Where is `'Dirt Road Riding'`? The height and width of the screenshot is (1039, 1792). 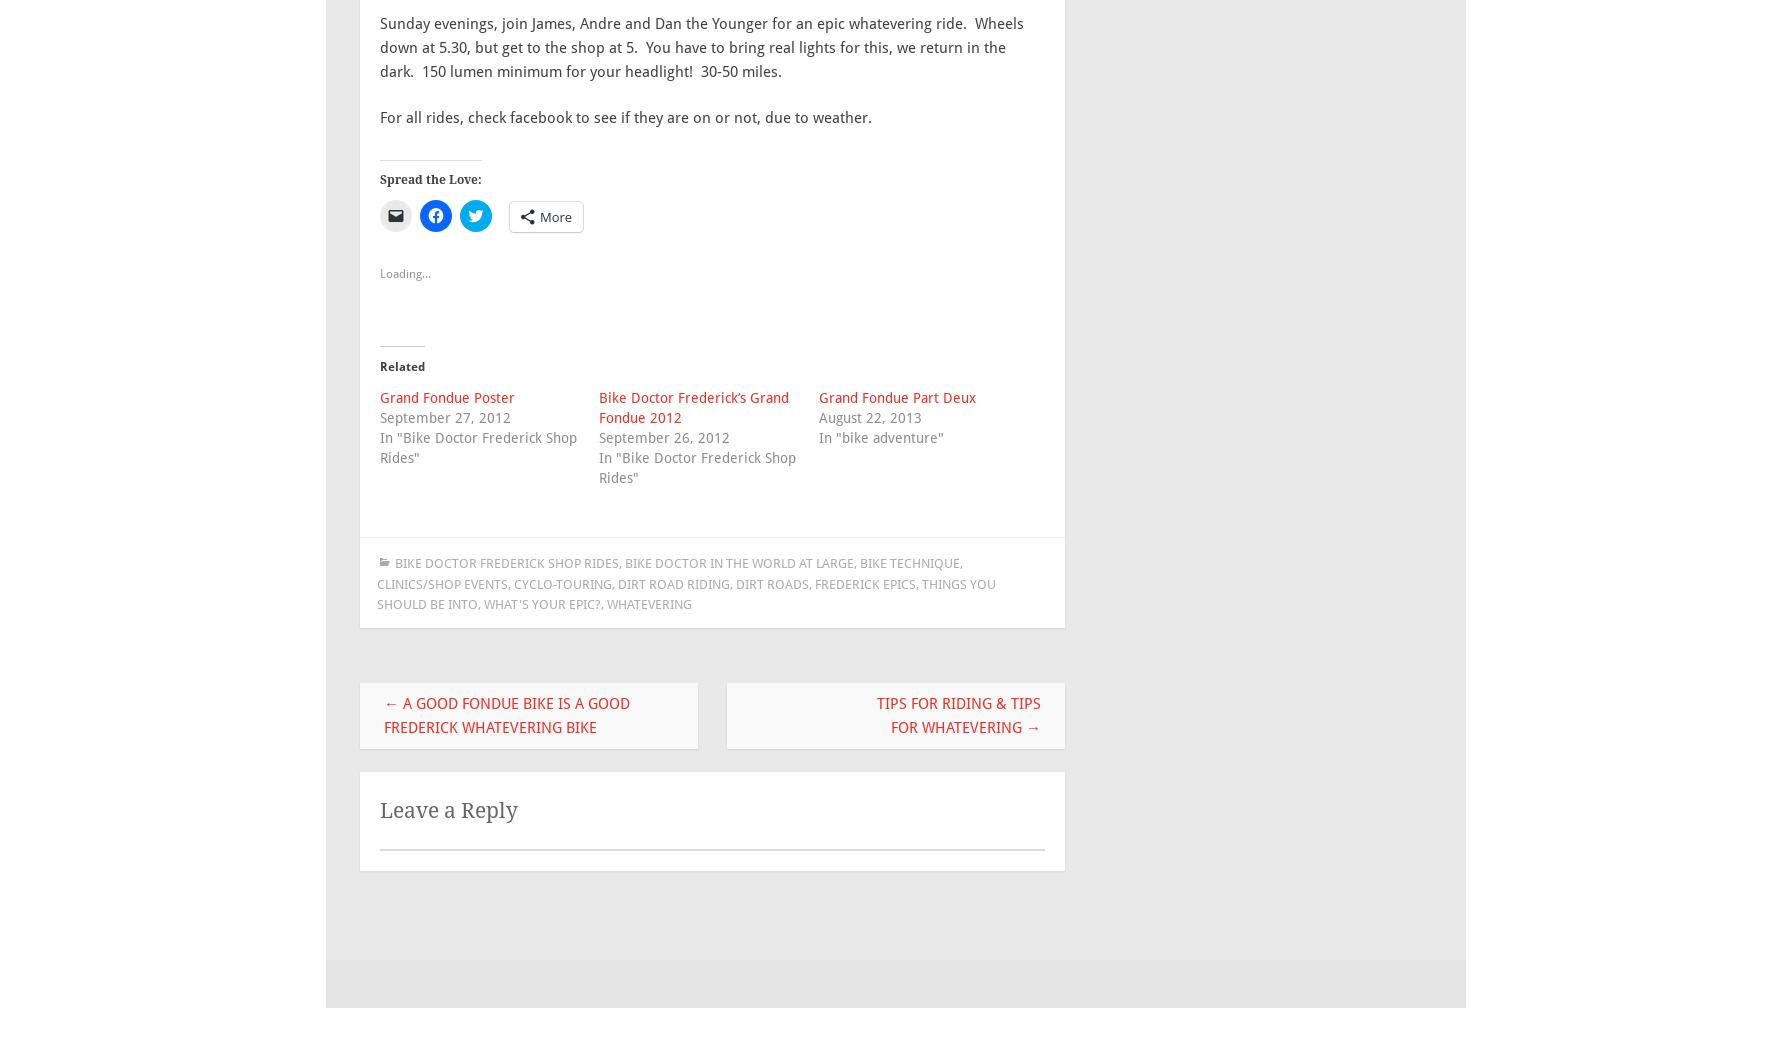
'Dirt Road Riding' is located at coordinates (673, 583).